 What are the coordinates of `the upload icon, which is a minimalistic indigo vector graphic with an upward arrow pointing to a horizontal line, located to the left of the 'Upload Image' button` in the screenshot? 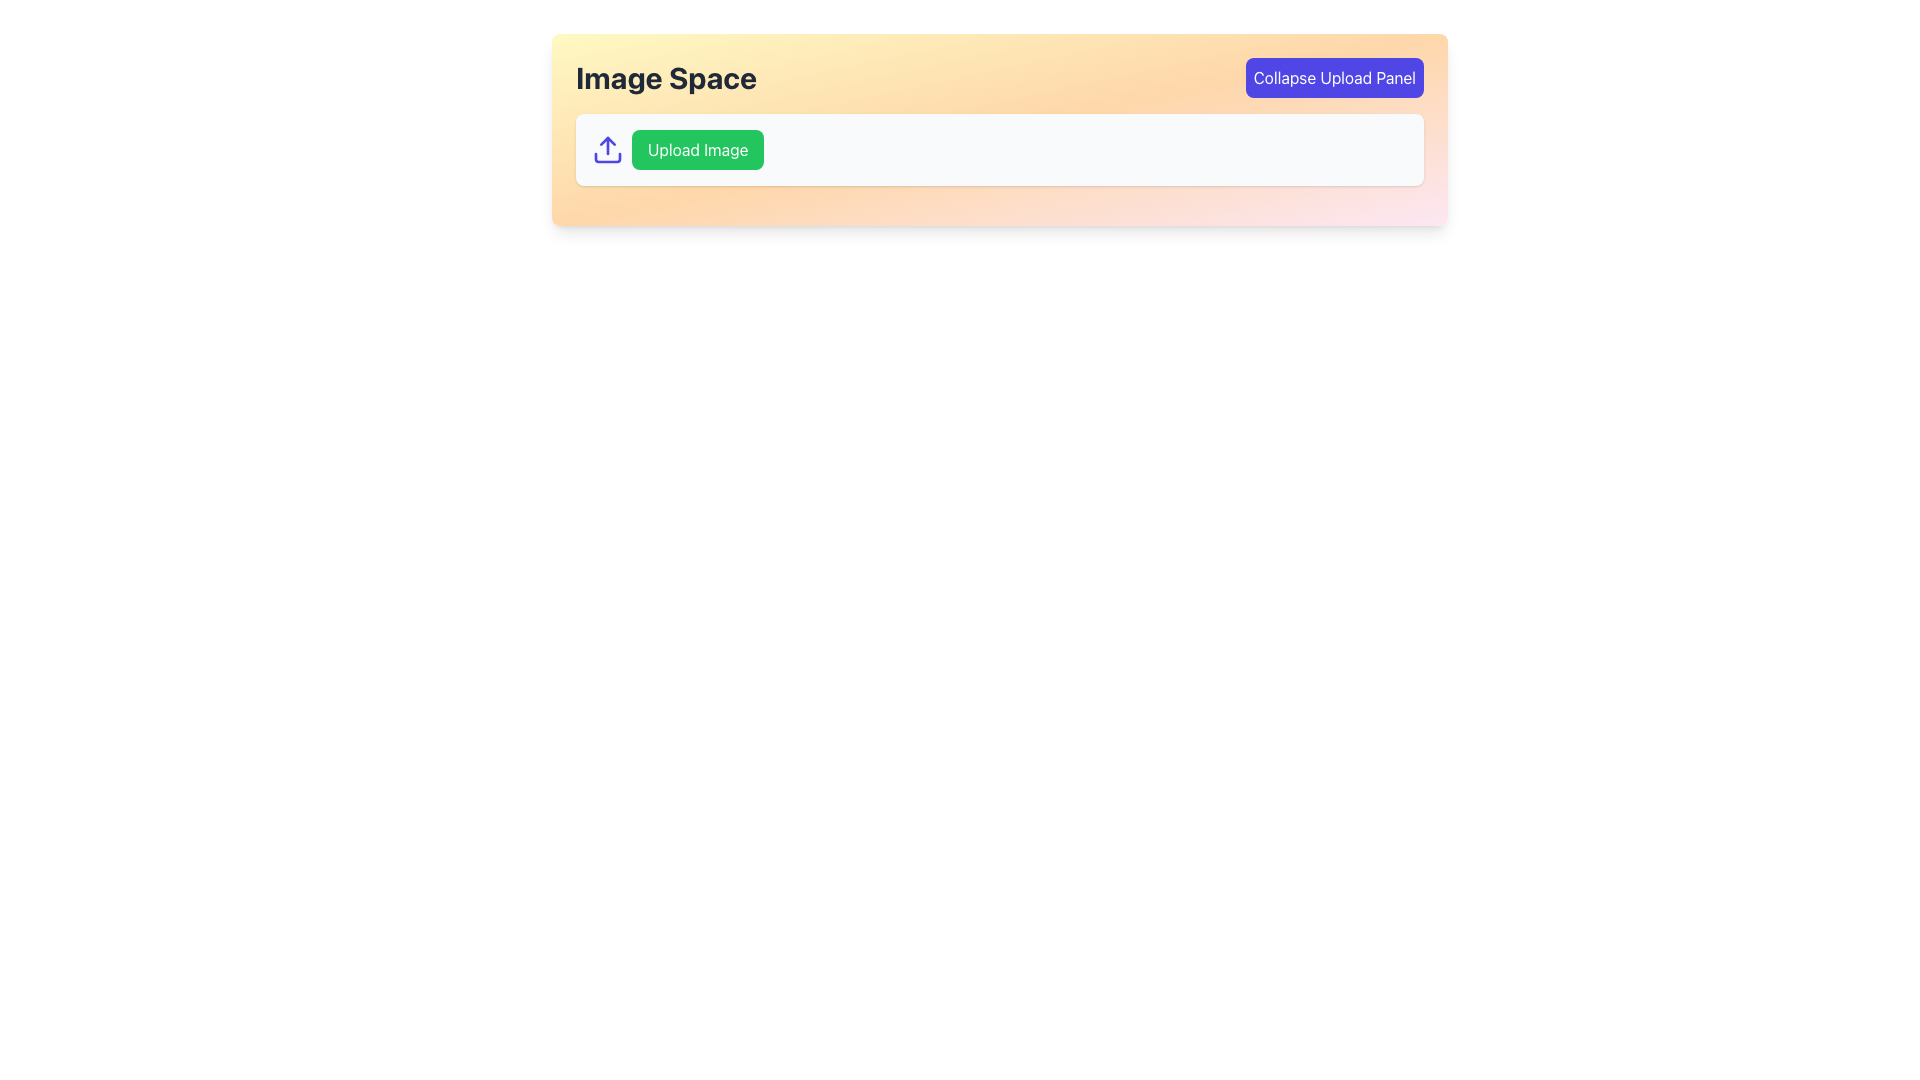 It's located at (607, 149).